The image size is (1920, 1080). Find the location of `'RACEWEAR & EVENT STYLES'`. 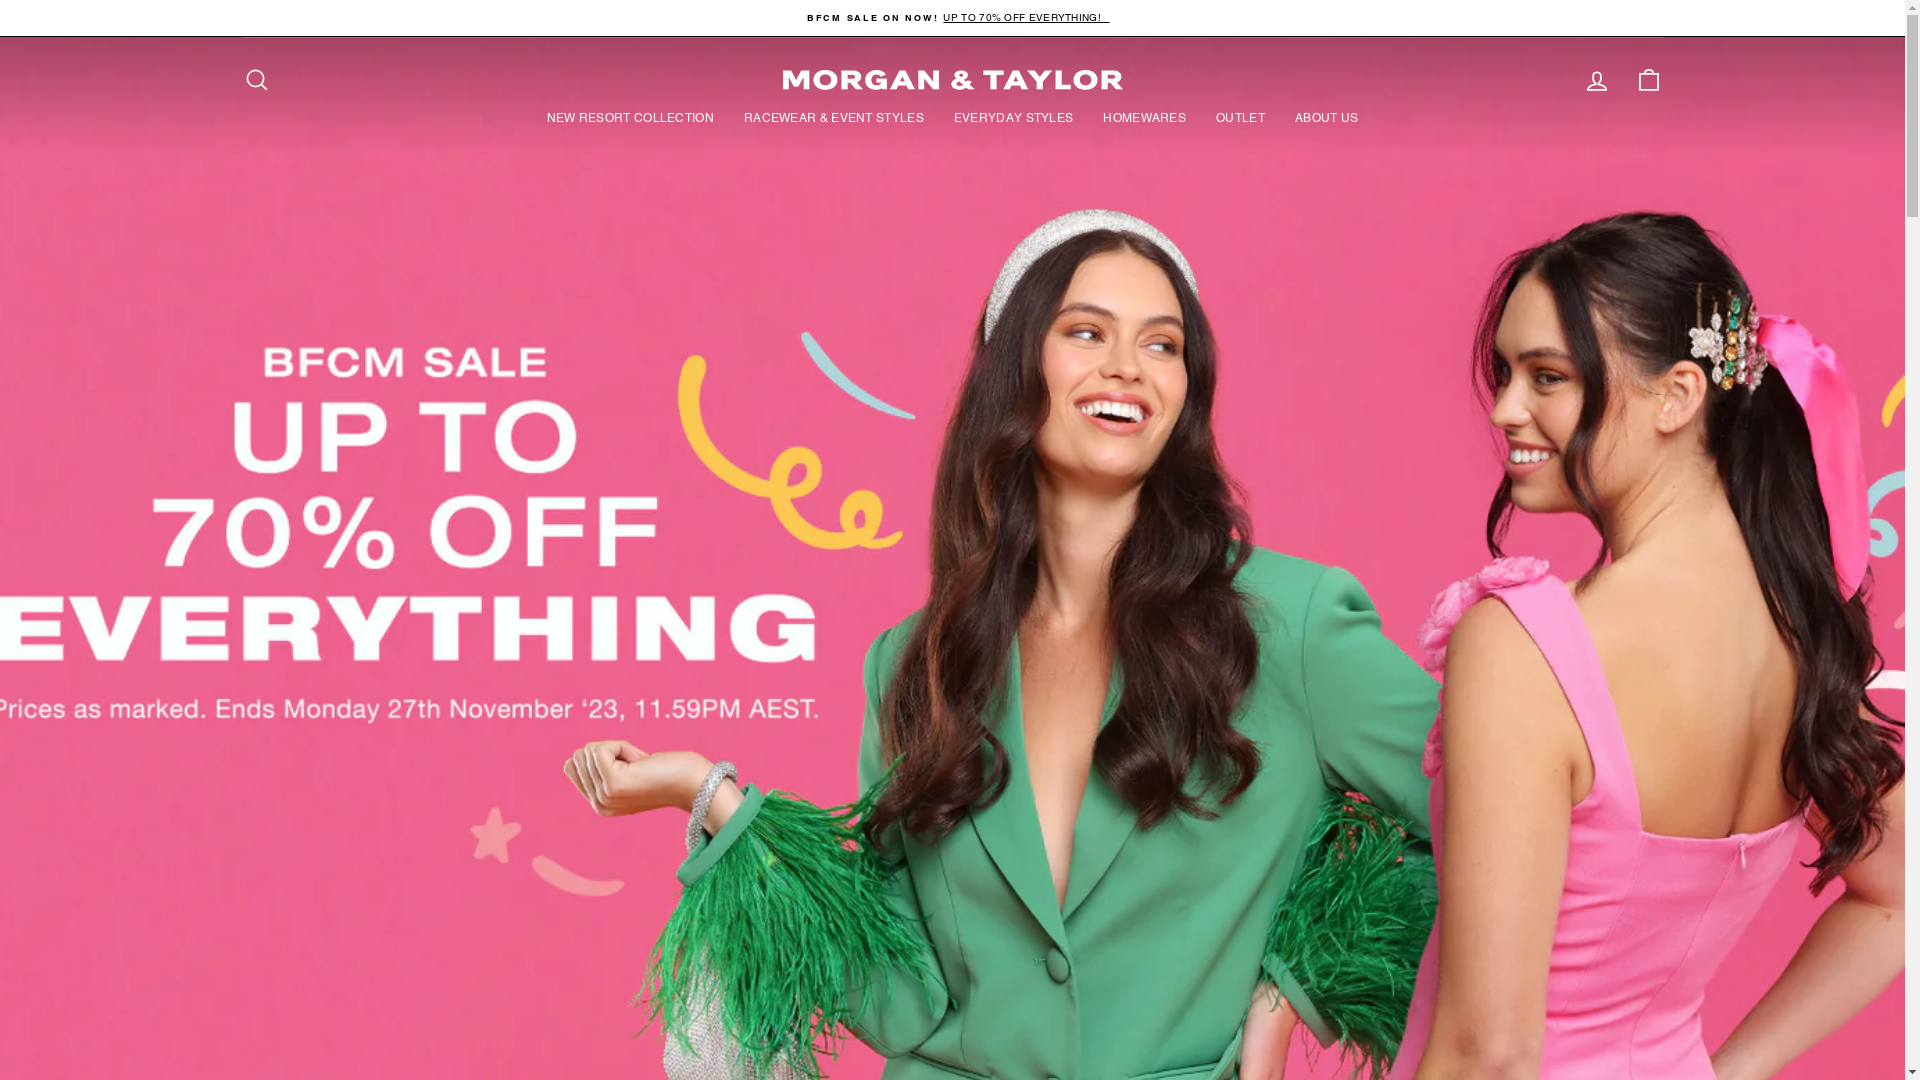

'RACEWEAR & EVENT STYLES' is located at coordinates (834, 118).